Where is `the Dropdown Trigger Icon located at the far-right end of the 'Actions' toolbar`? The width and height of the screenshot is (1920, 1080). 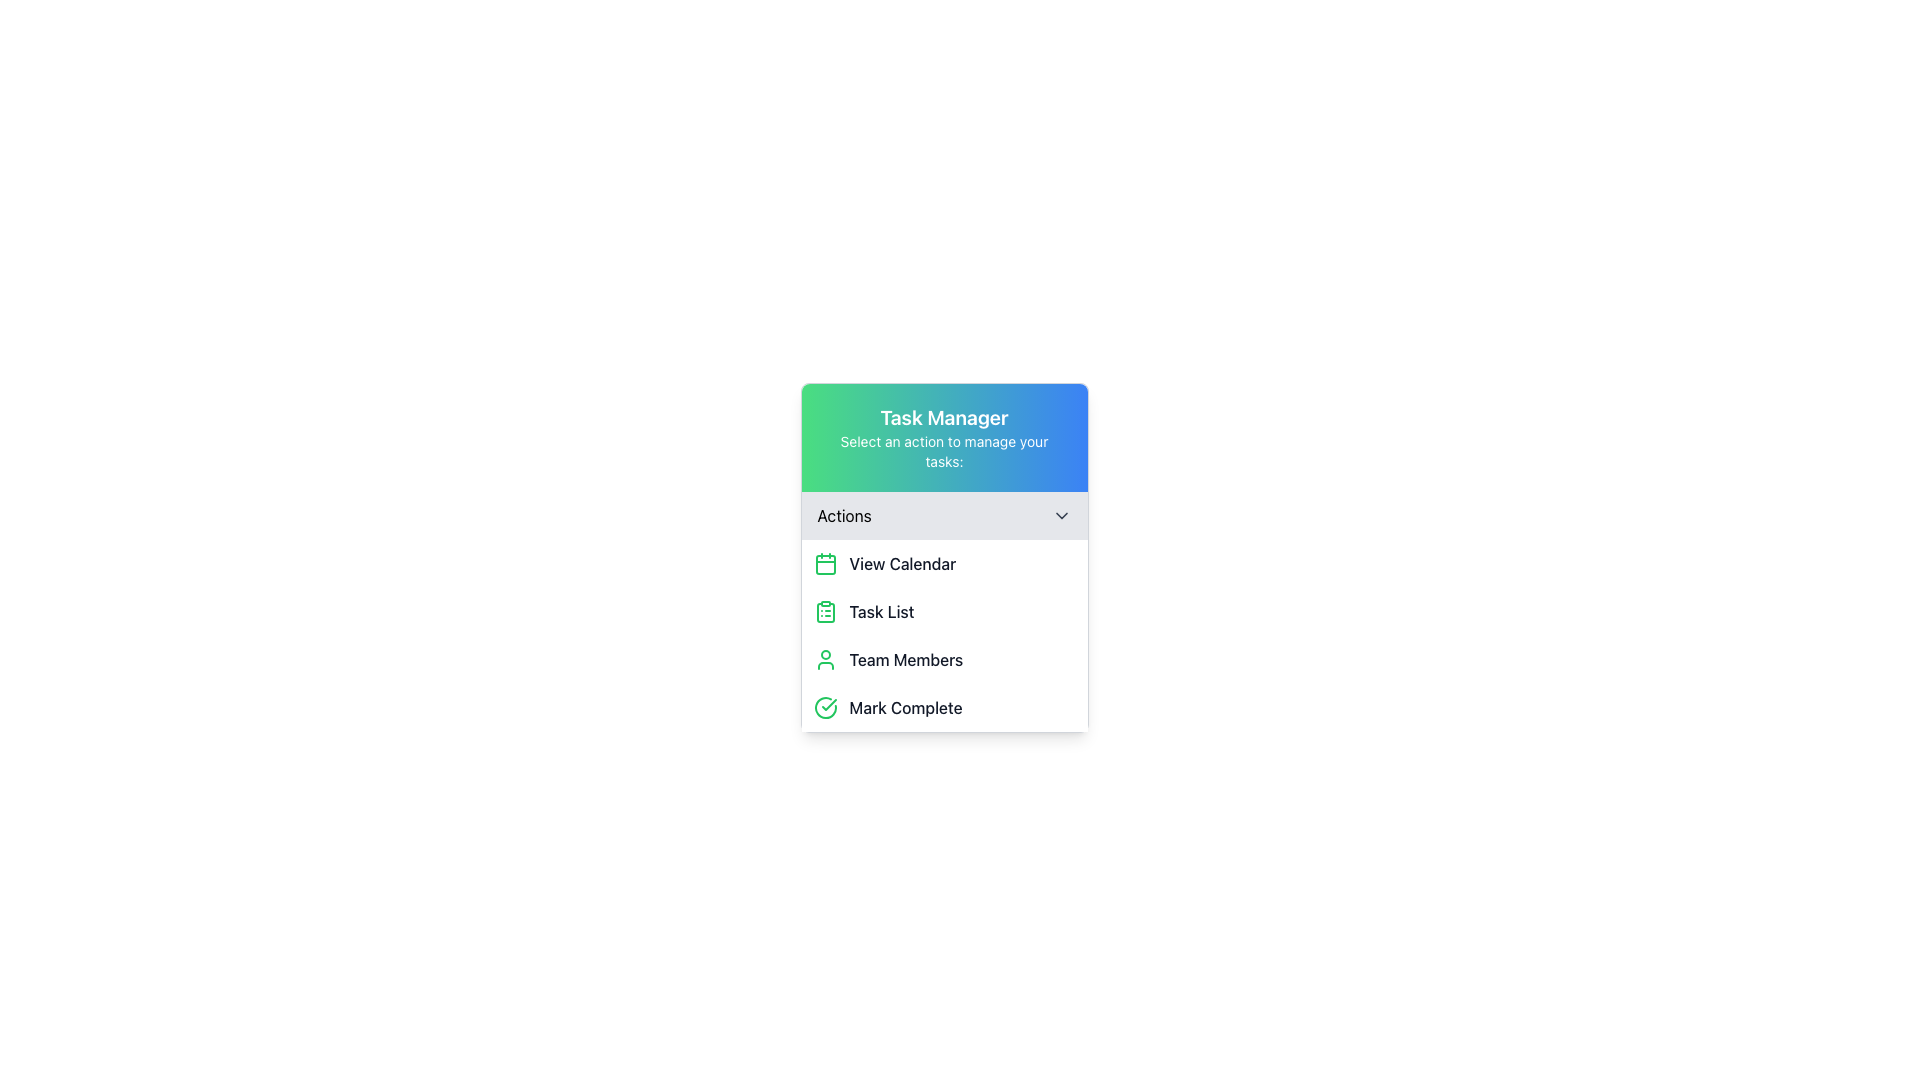
the Dropdown Trigger Icon located at the far-right end of the 'Actions' toolbar is located at coordinates (1060, 515).